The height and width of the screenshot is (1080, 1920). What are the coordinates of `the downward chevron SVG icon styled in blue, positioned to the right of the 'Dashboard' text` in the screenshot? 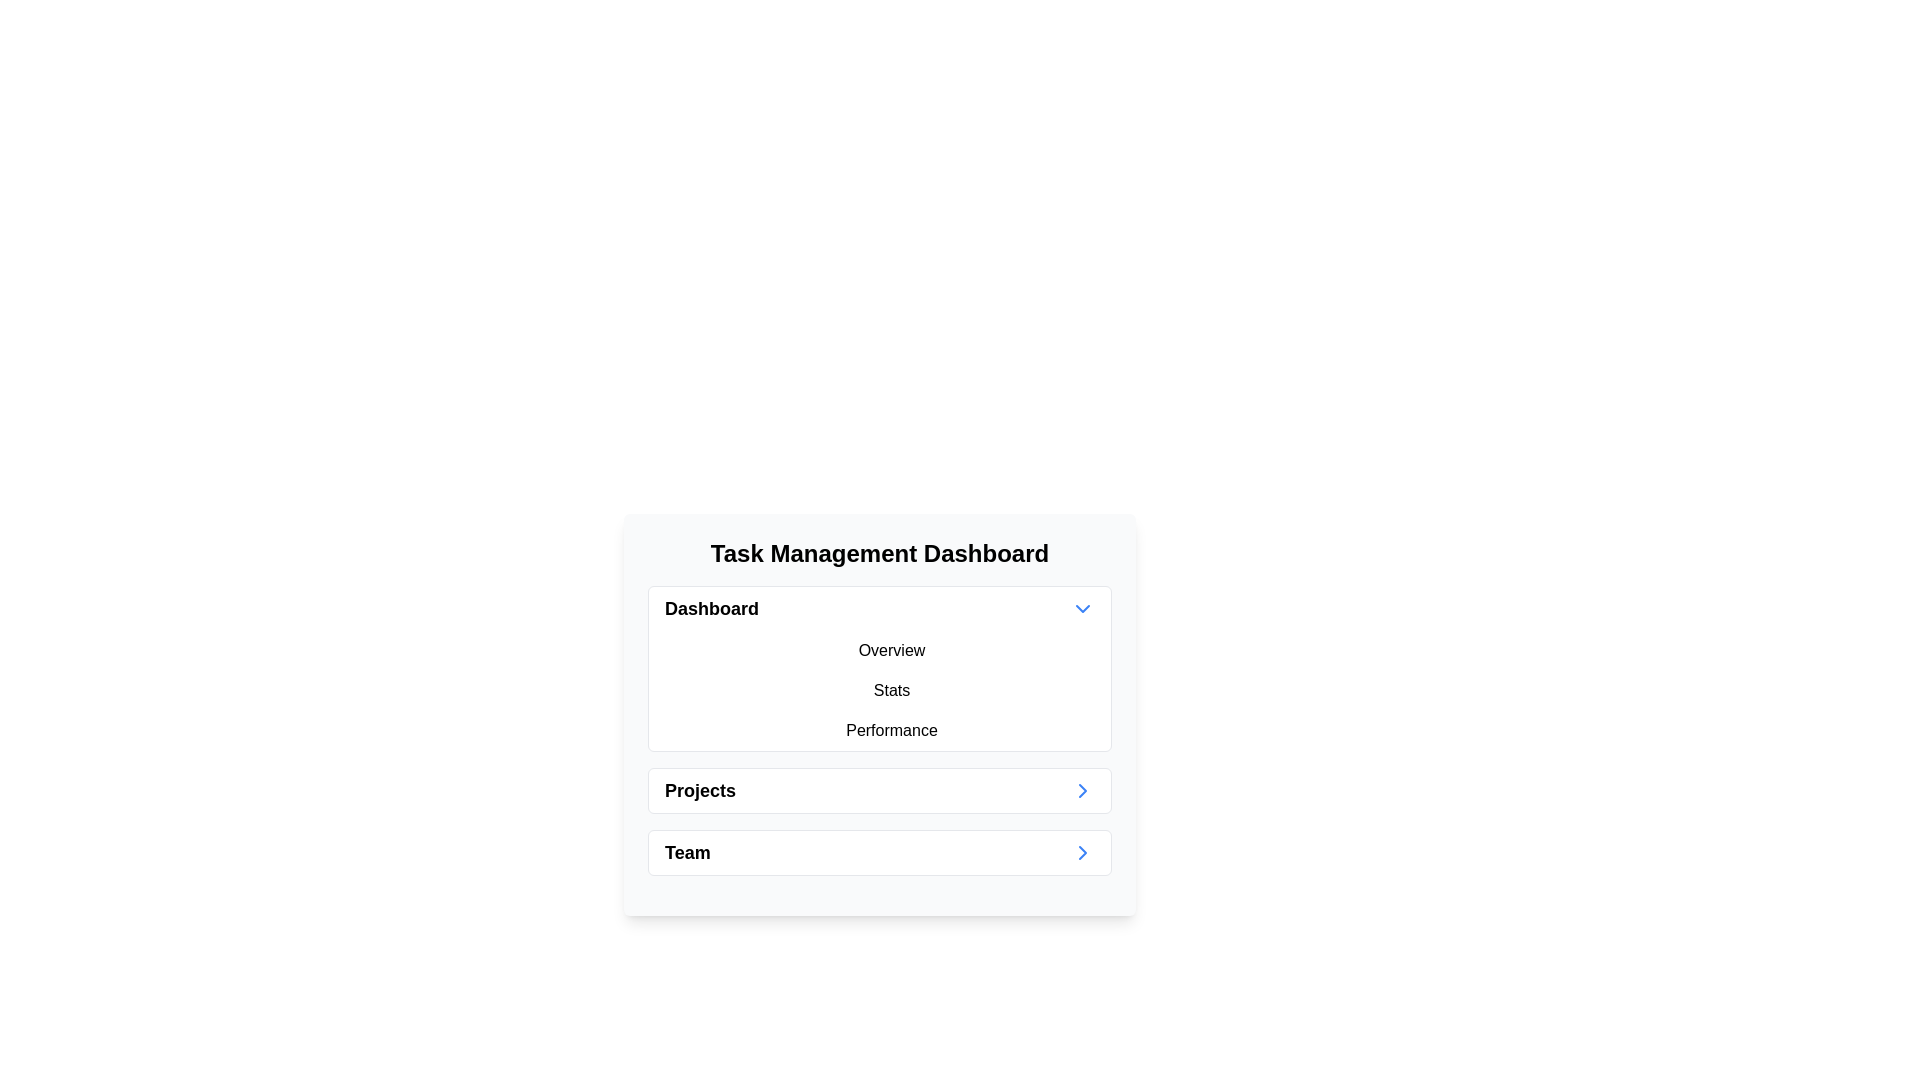 It's located at (1082, 608).